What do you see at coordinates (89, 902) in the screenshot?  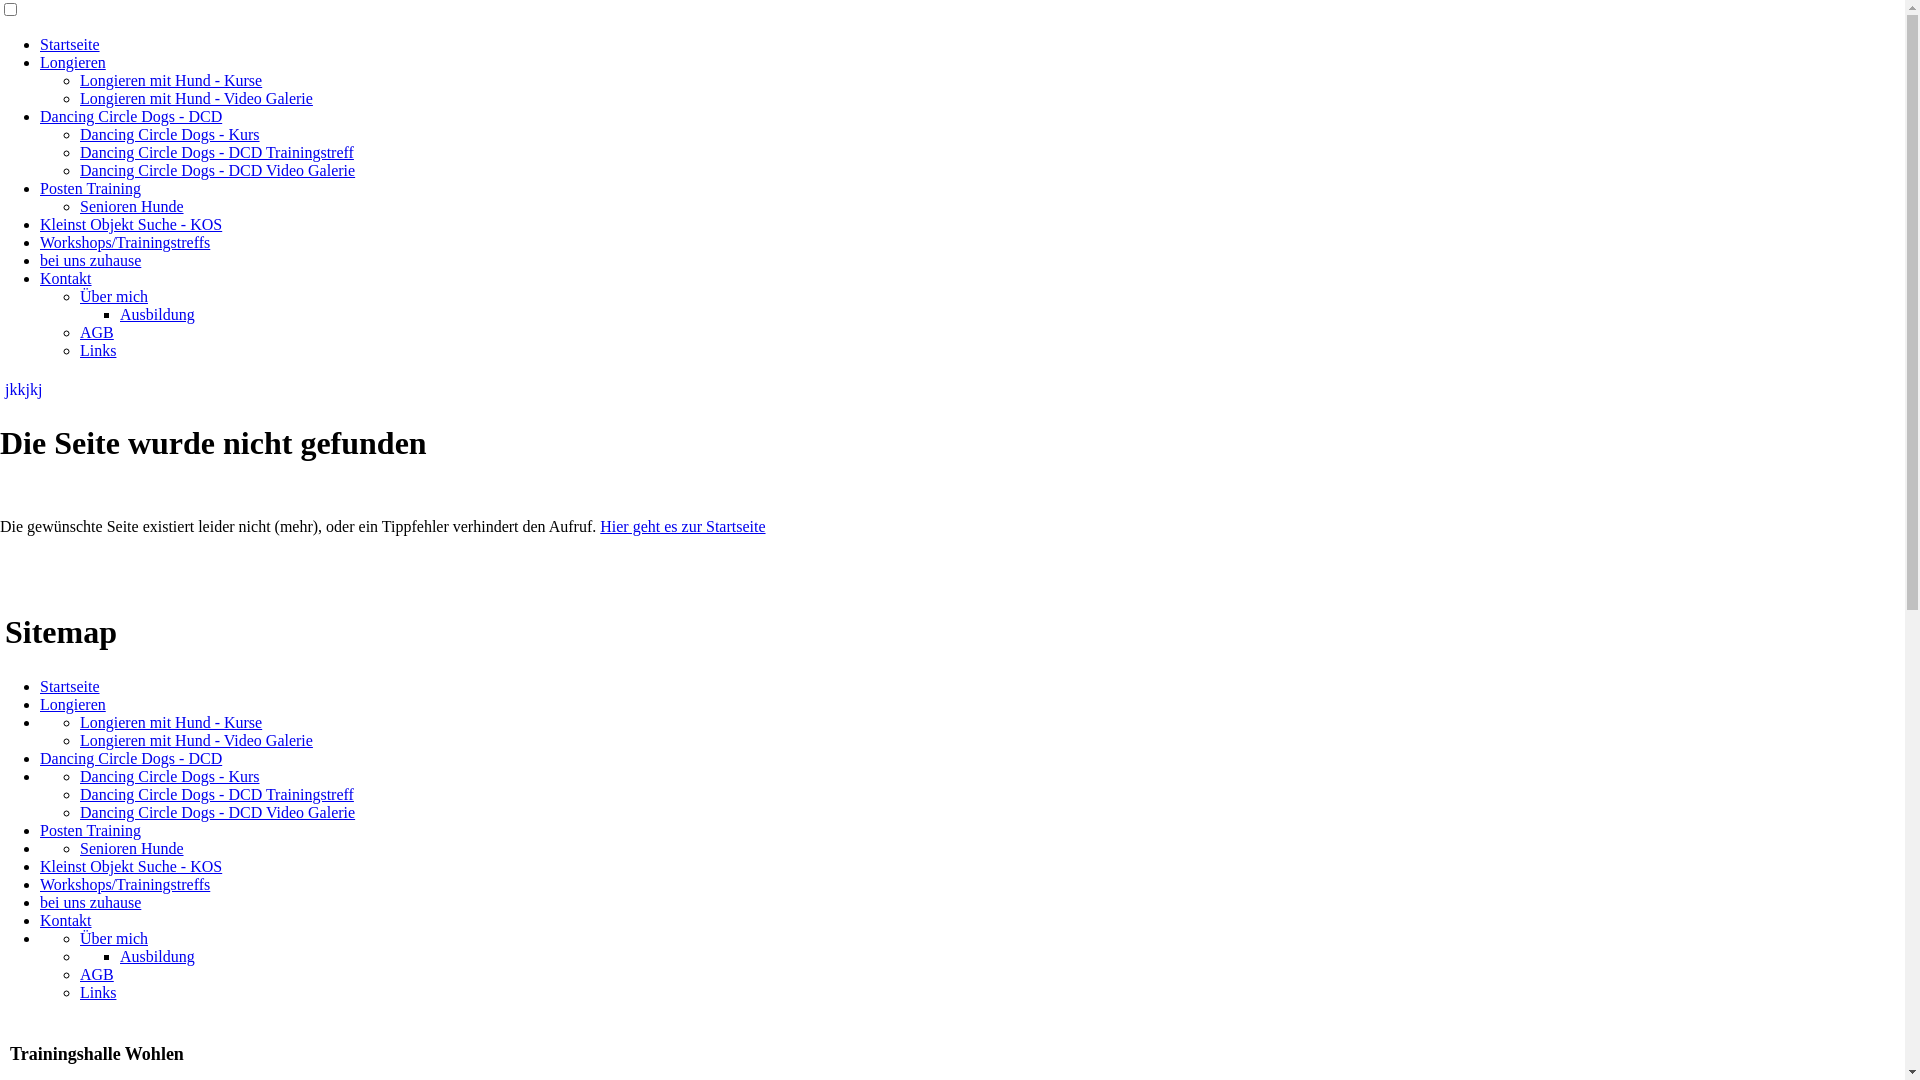 I see `'bei uns zuhause'` at bounding box center [89, 902].